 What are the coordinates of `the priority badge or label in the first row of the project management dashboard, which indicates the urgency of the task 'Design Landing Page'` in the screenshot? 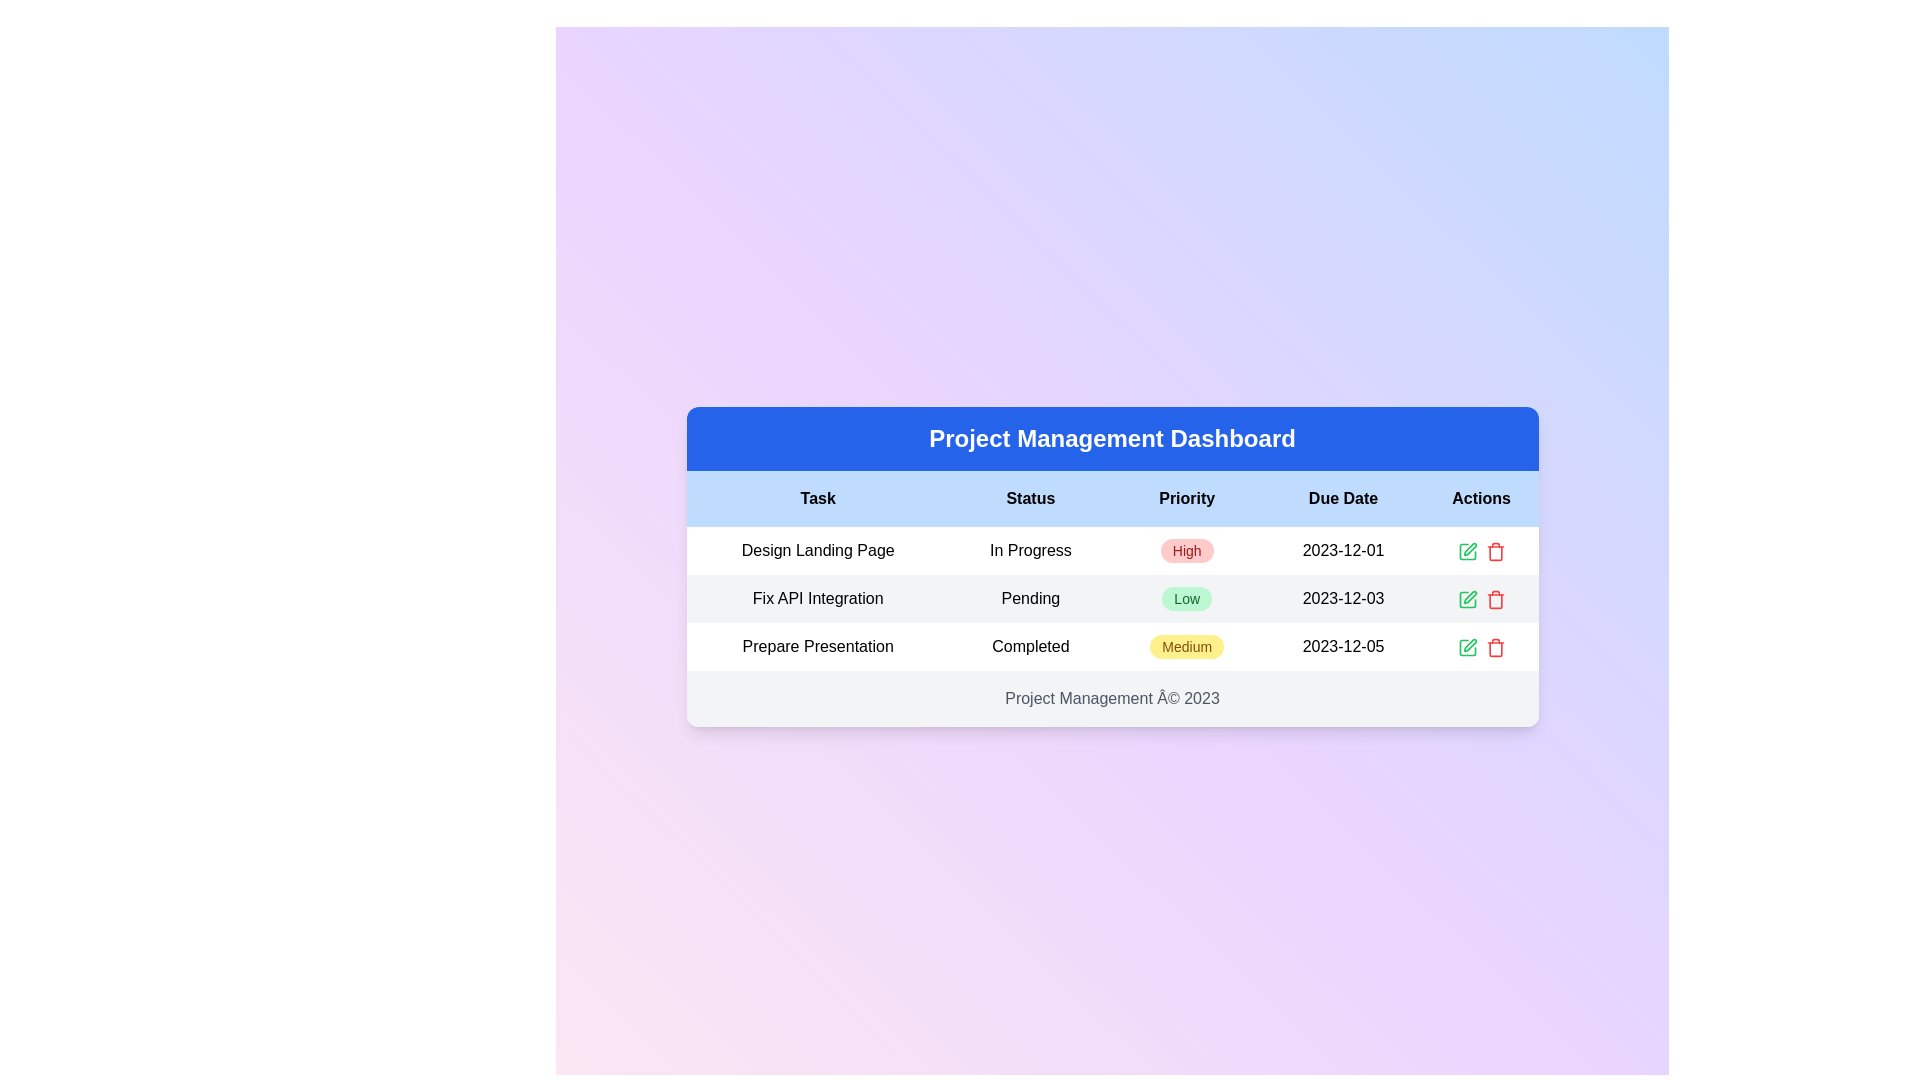 It's located at (1187, 551).